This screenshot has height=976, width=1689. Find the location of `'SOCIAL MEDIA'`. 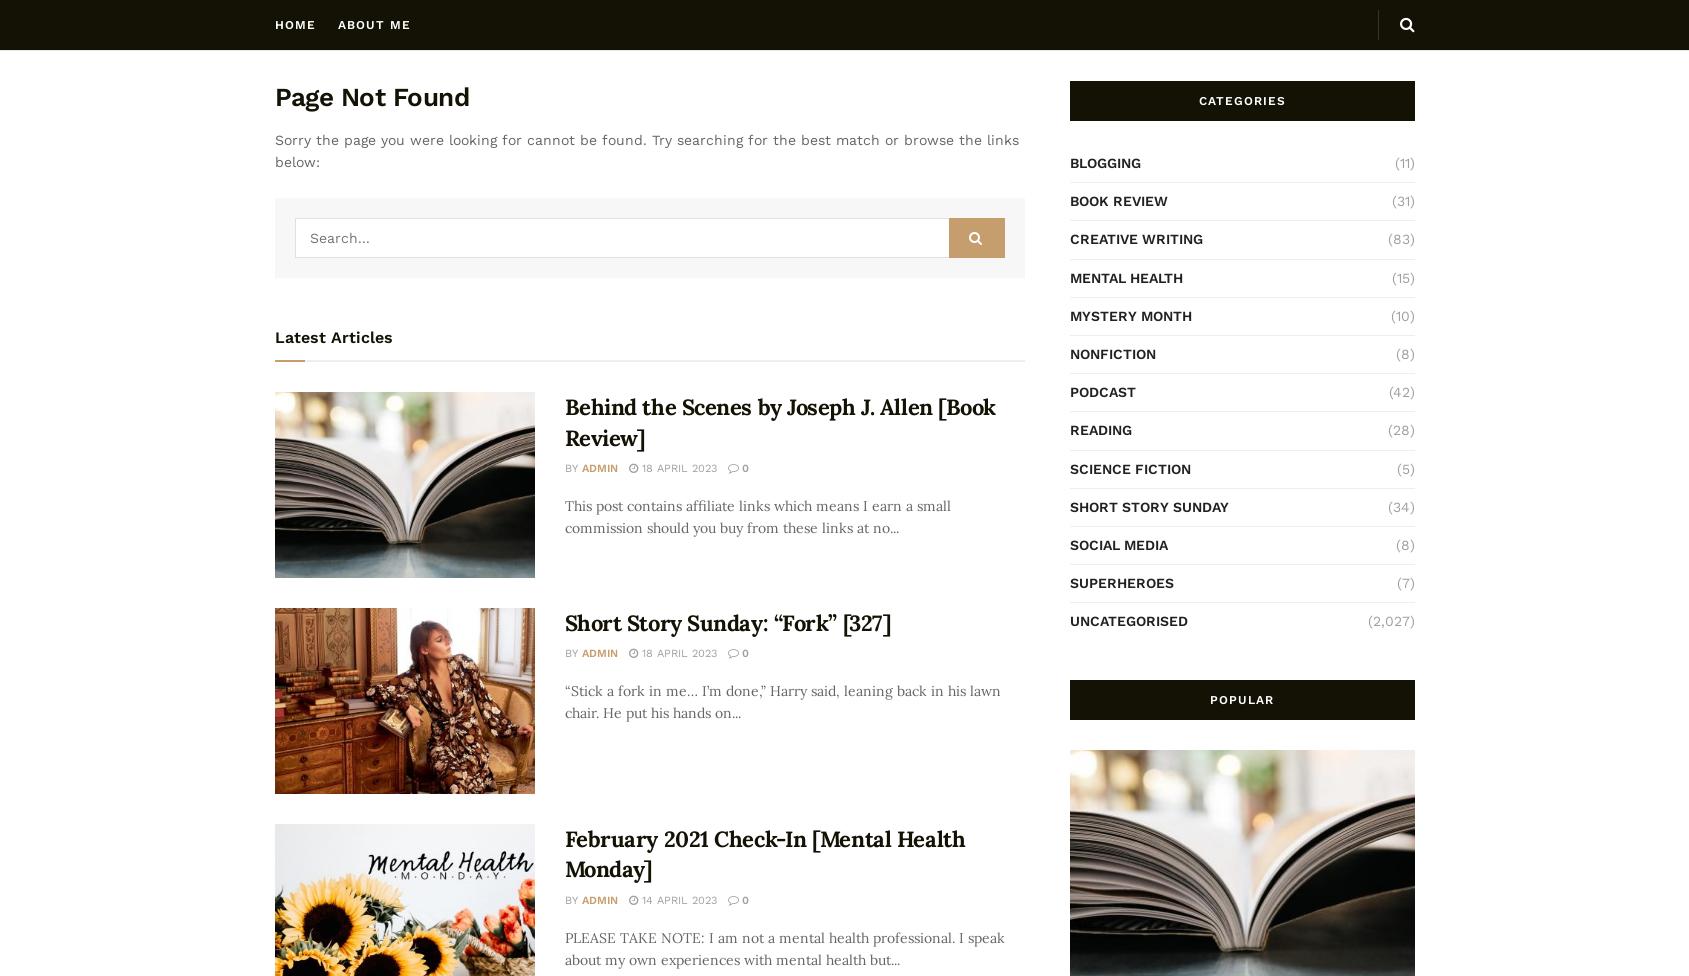

'SOCIAL MEDIA' is located at coordinates (1117, 544).